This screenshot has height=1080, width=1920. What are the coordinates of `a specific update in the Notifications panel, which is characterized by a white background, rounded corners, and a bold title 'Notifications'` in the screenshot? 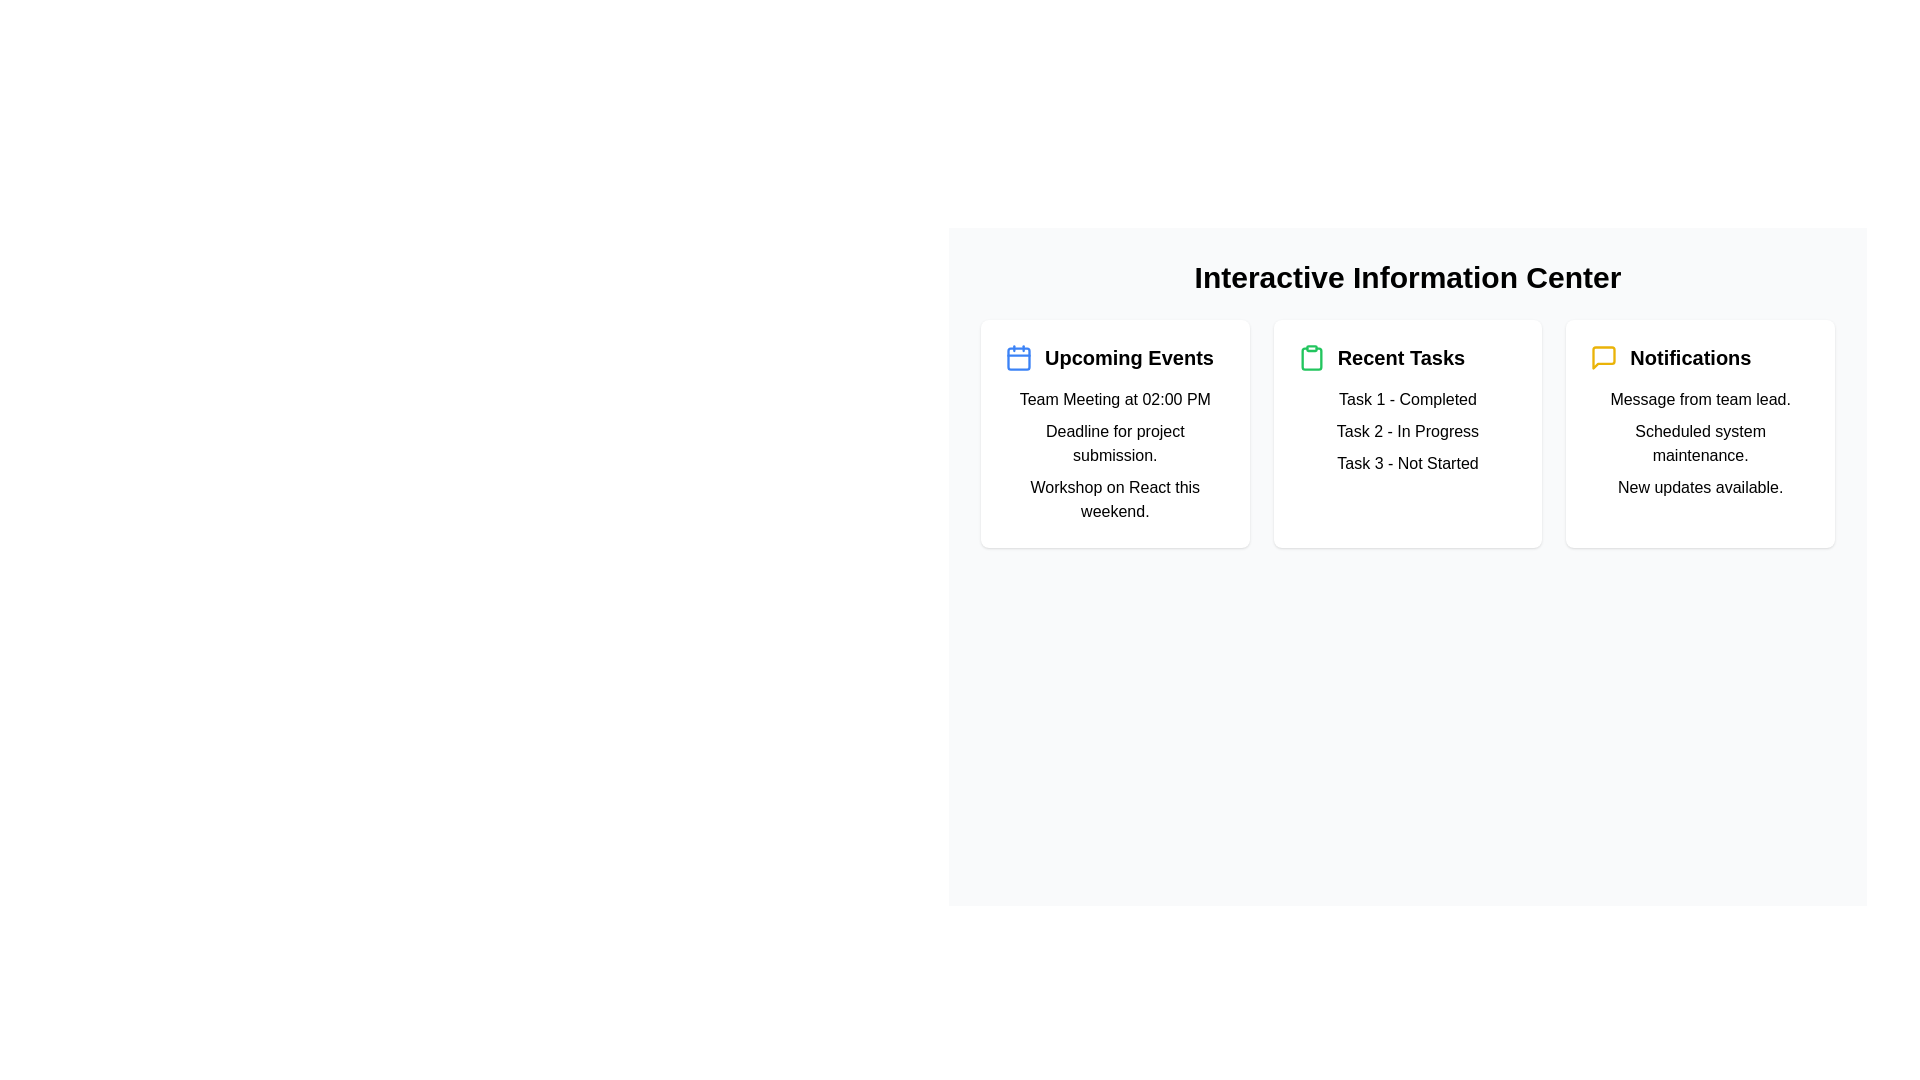 It's located at (1698, 433).